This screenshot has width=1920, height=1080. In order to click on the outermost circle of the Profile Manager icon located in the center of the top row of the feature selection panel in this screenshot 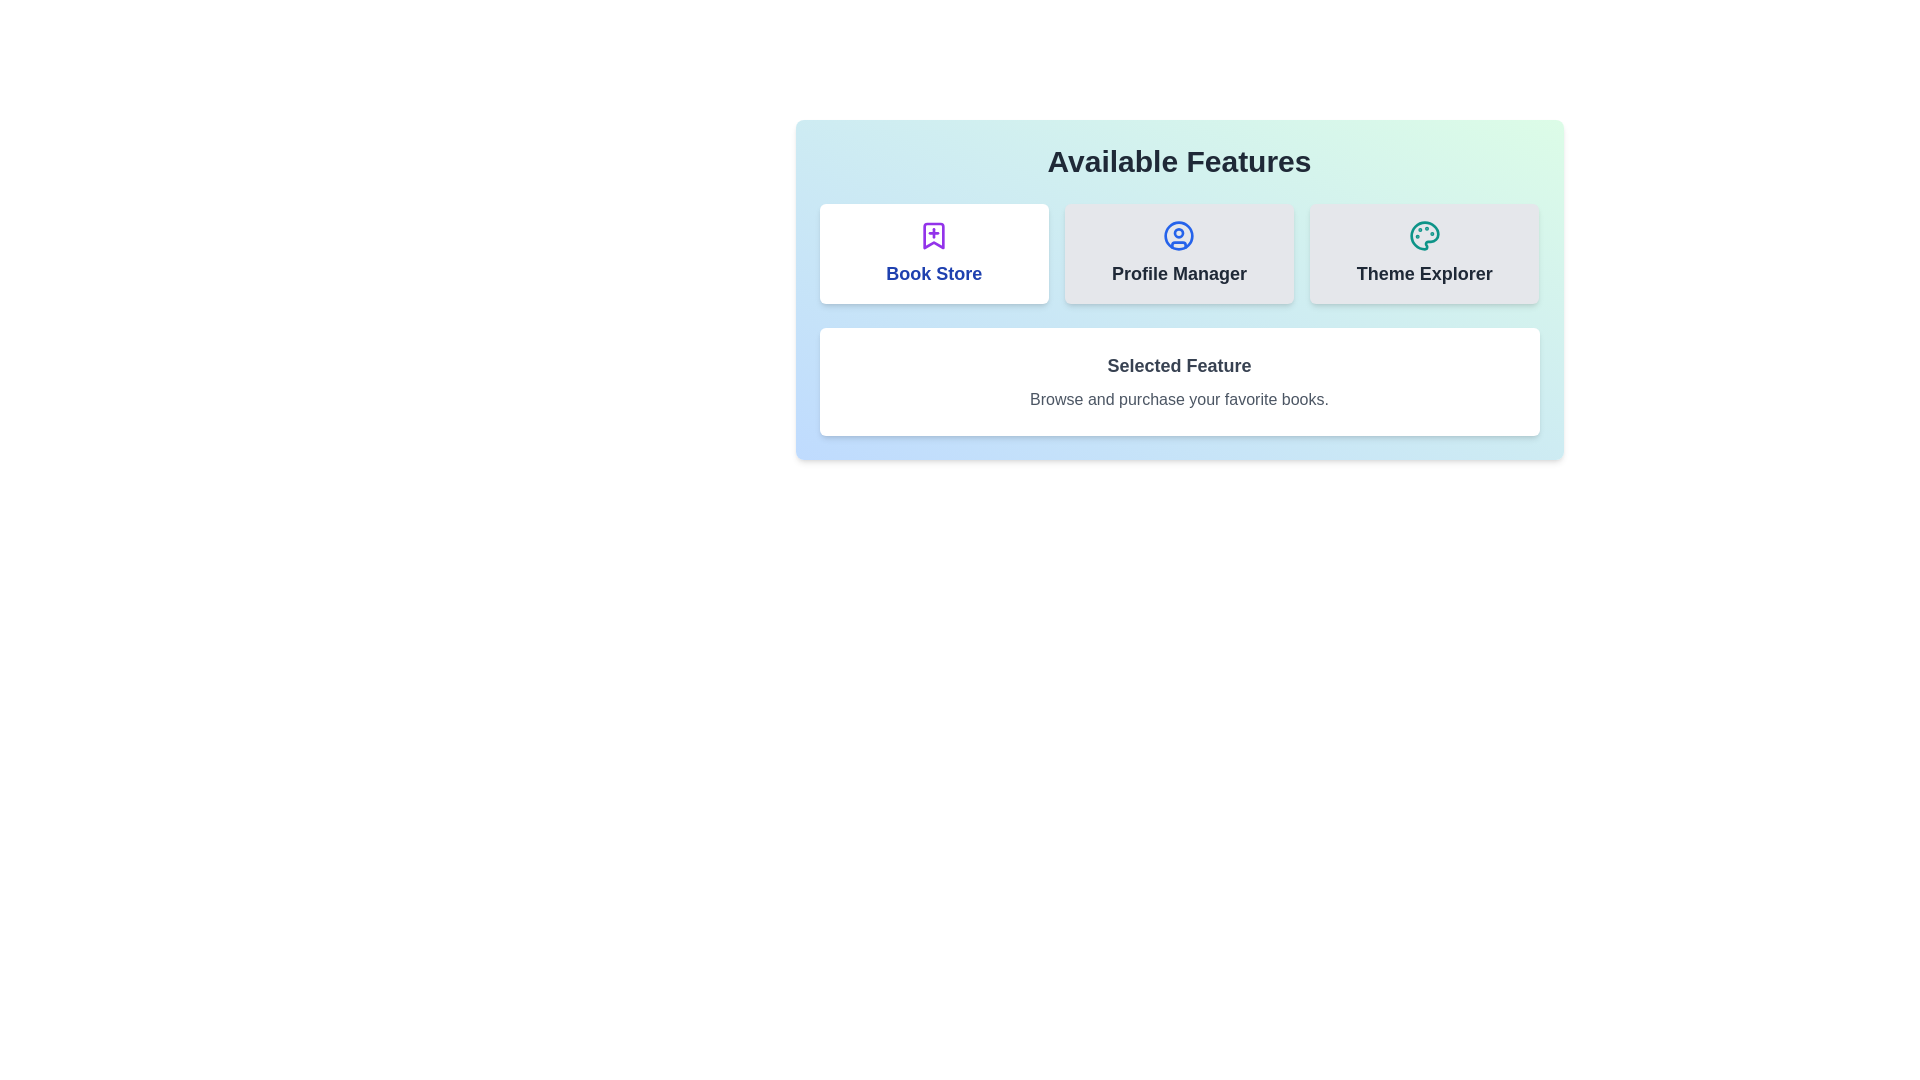, I will do `click(1179, 234)`.